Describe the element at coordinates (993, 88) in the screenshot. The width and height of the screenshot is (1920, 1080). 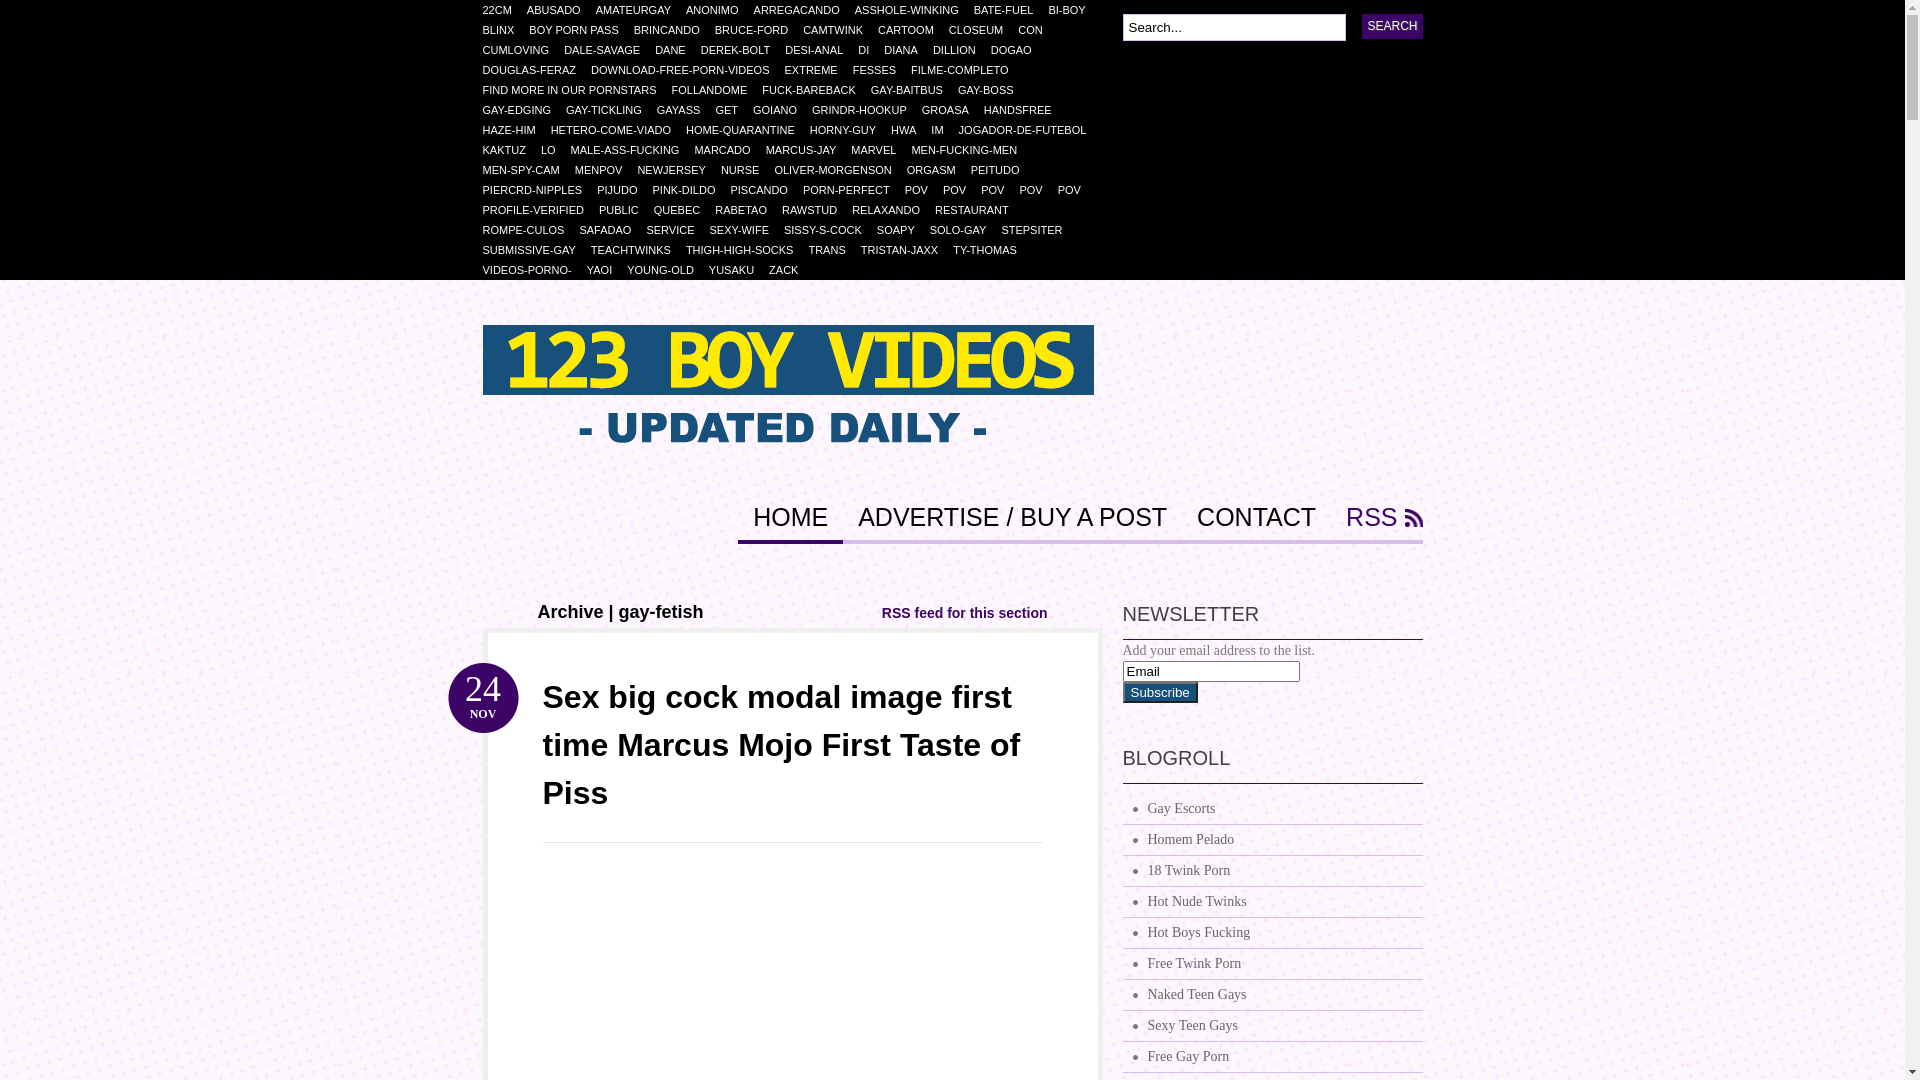
I see `'GAY-BOSS'` at that location.